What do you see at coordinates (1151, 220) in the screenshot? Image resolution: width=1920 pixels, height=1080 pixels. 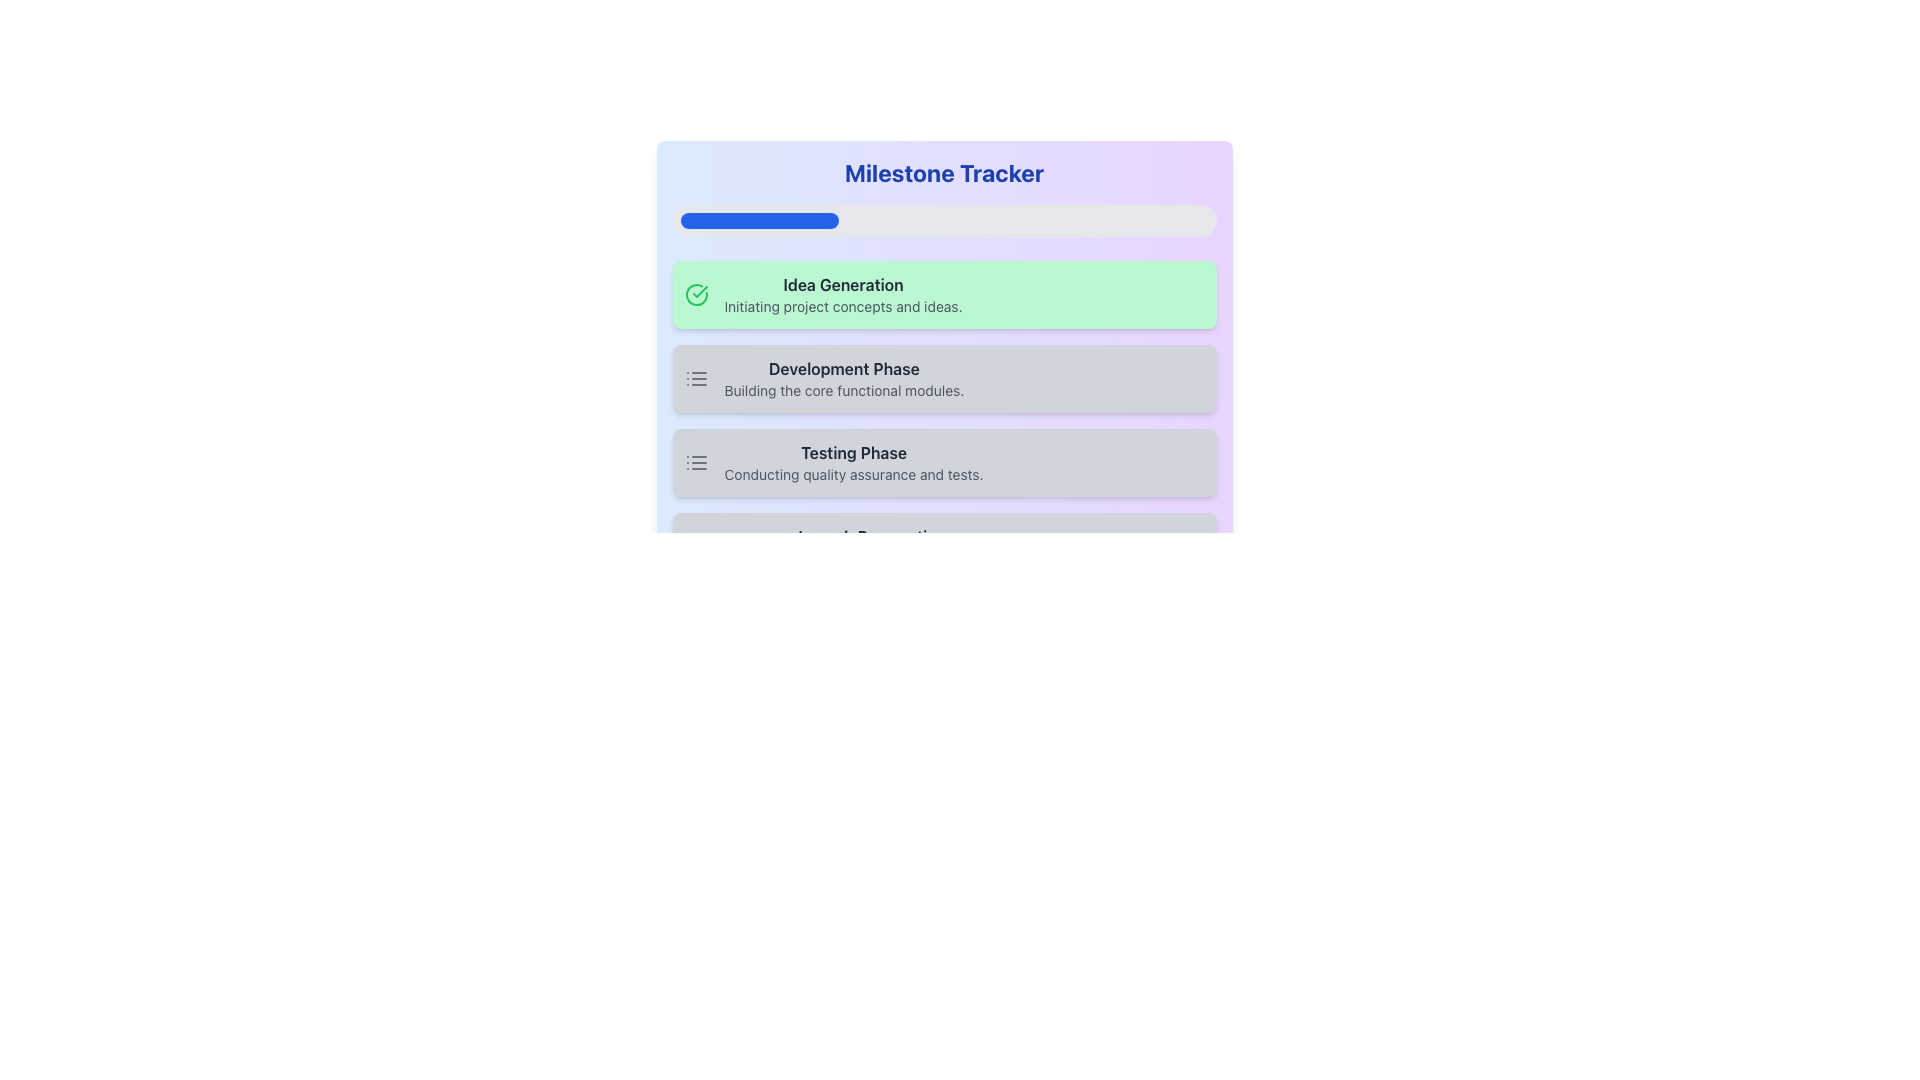 I see `the progress bar` at bounding box center [1151, 220].